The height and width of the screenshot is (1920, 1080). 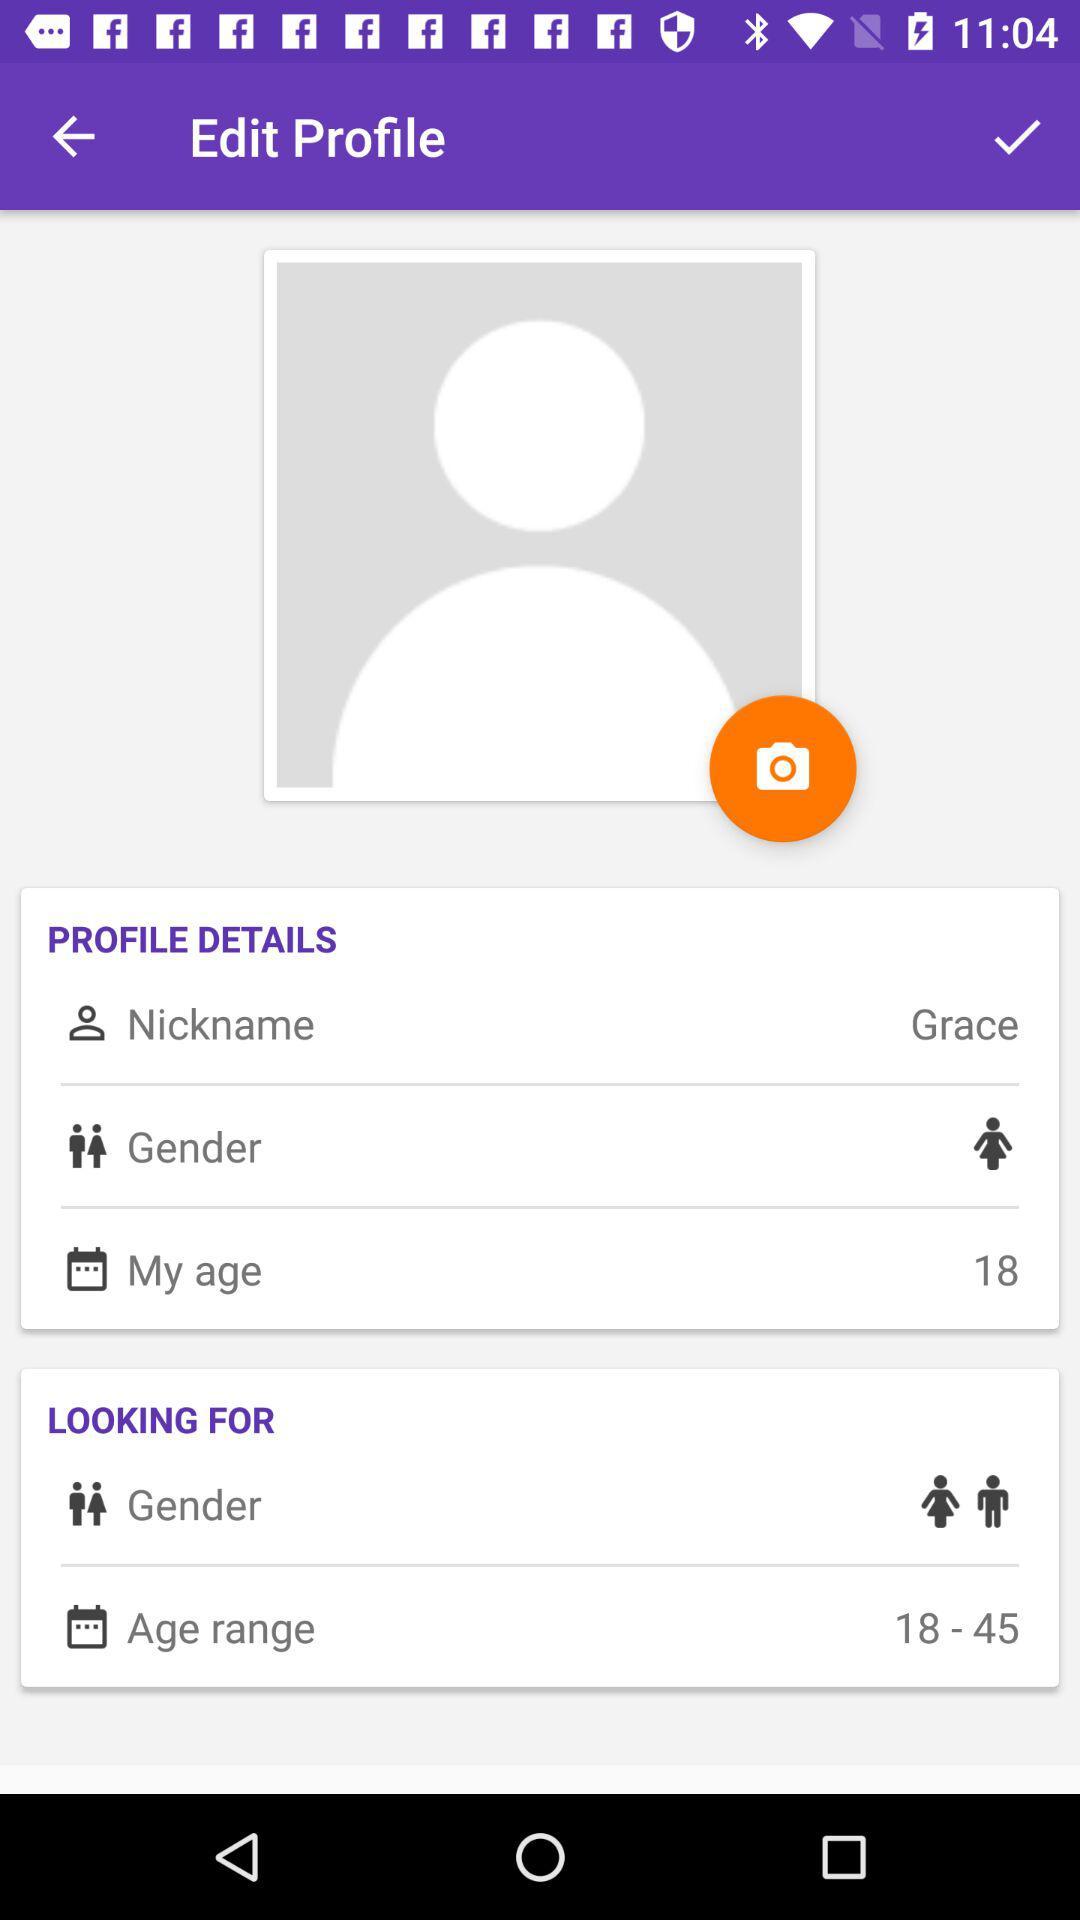 I want to click on icon to the left of the edit profile item, so click(x=72, y=135).